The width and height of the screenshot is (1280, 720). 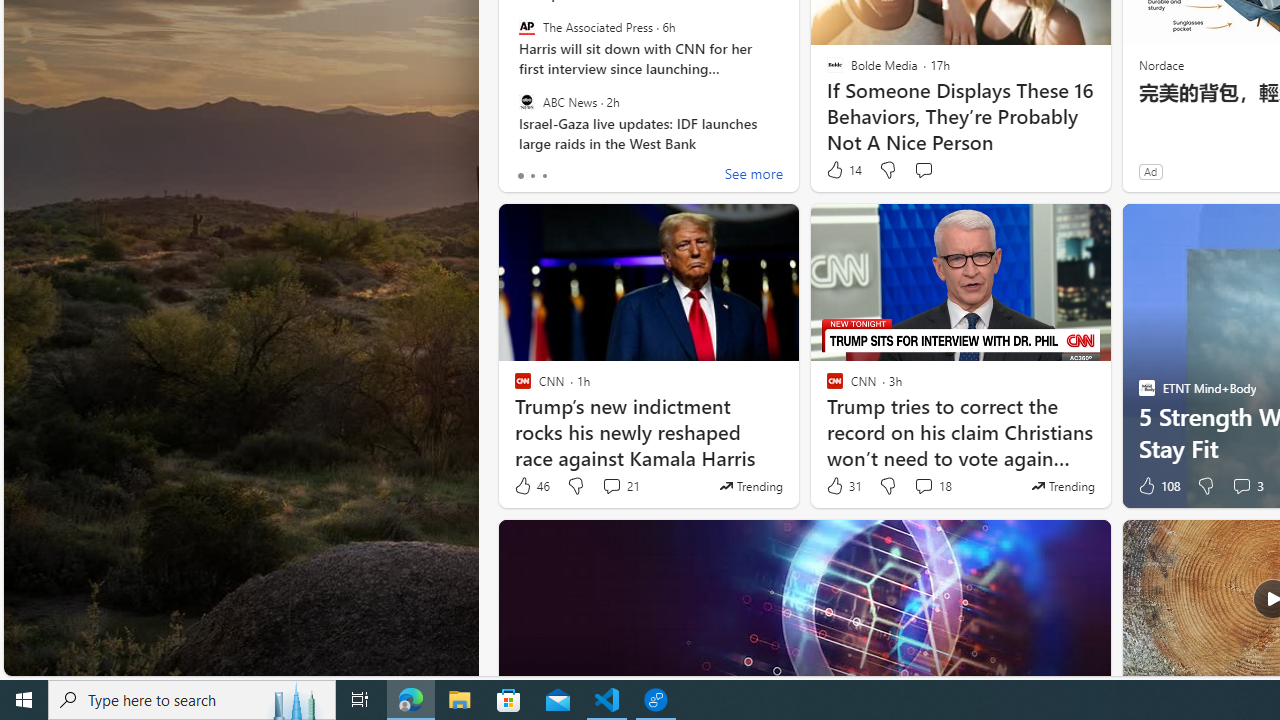 What do you see at coordinates (610, 486) in the screenshot?
I see `'View comments 21 Comment'` at bounding box center [610, 486].